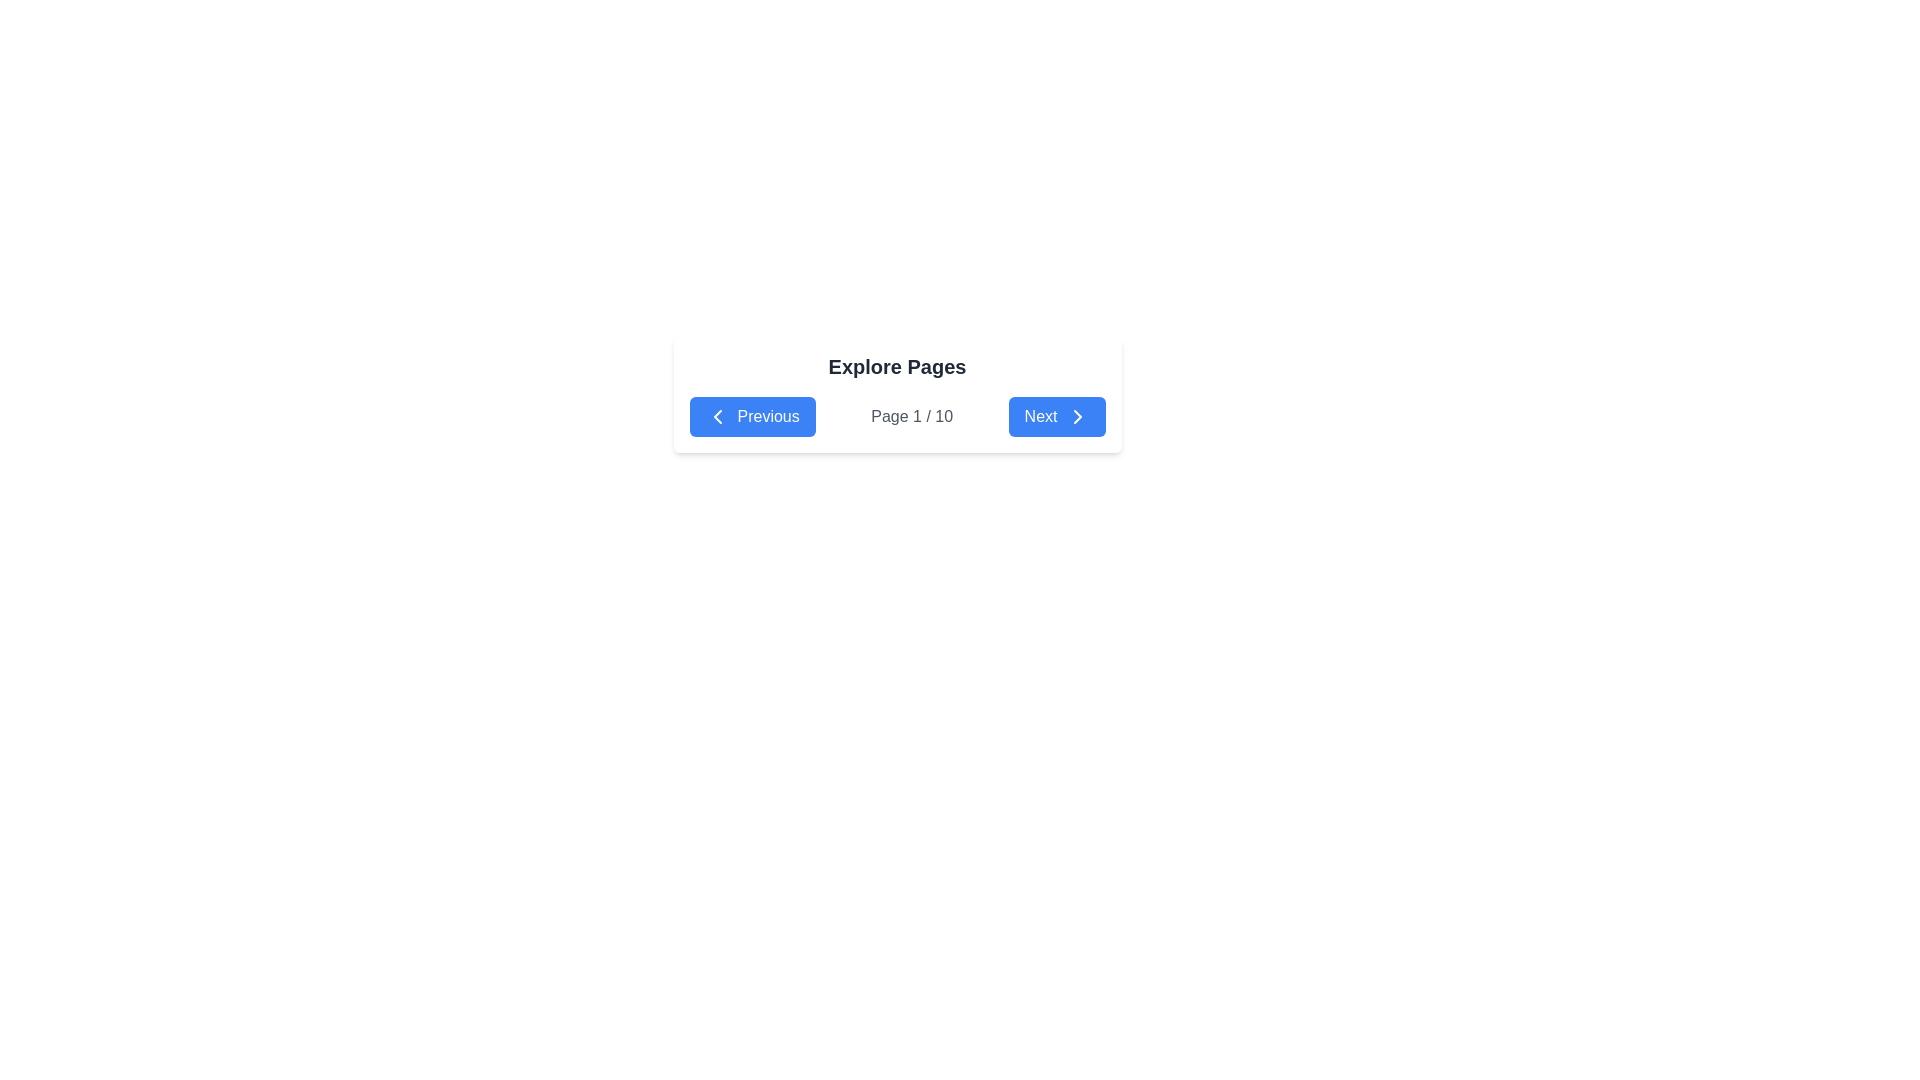 This screenshot has width=1920, height=1080. What do you see at coordinates (1076, 415) in the screenshot?
I see `the rightward-pointing chevron icon of the 'Next' button located at the far right of the pagination section beneath the 'Explore Pages' heading` at bounding box center [1076, 415].